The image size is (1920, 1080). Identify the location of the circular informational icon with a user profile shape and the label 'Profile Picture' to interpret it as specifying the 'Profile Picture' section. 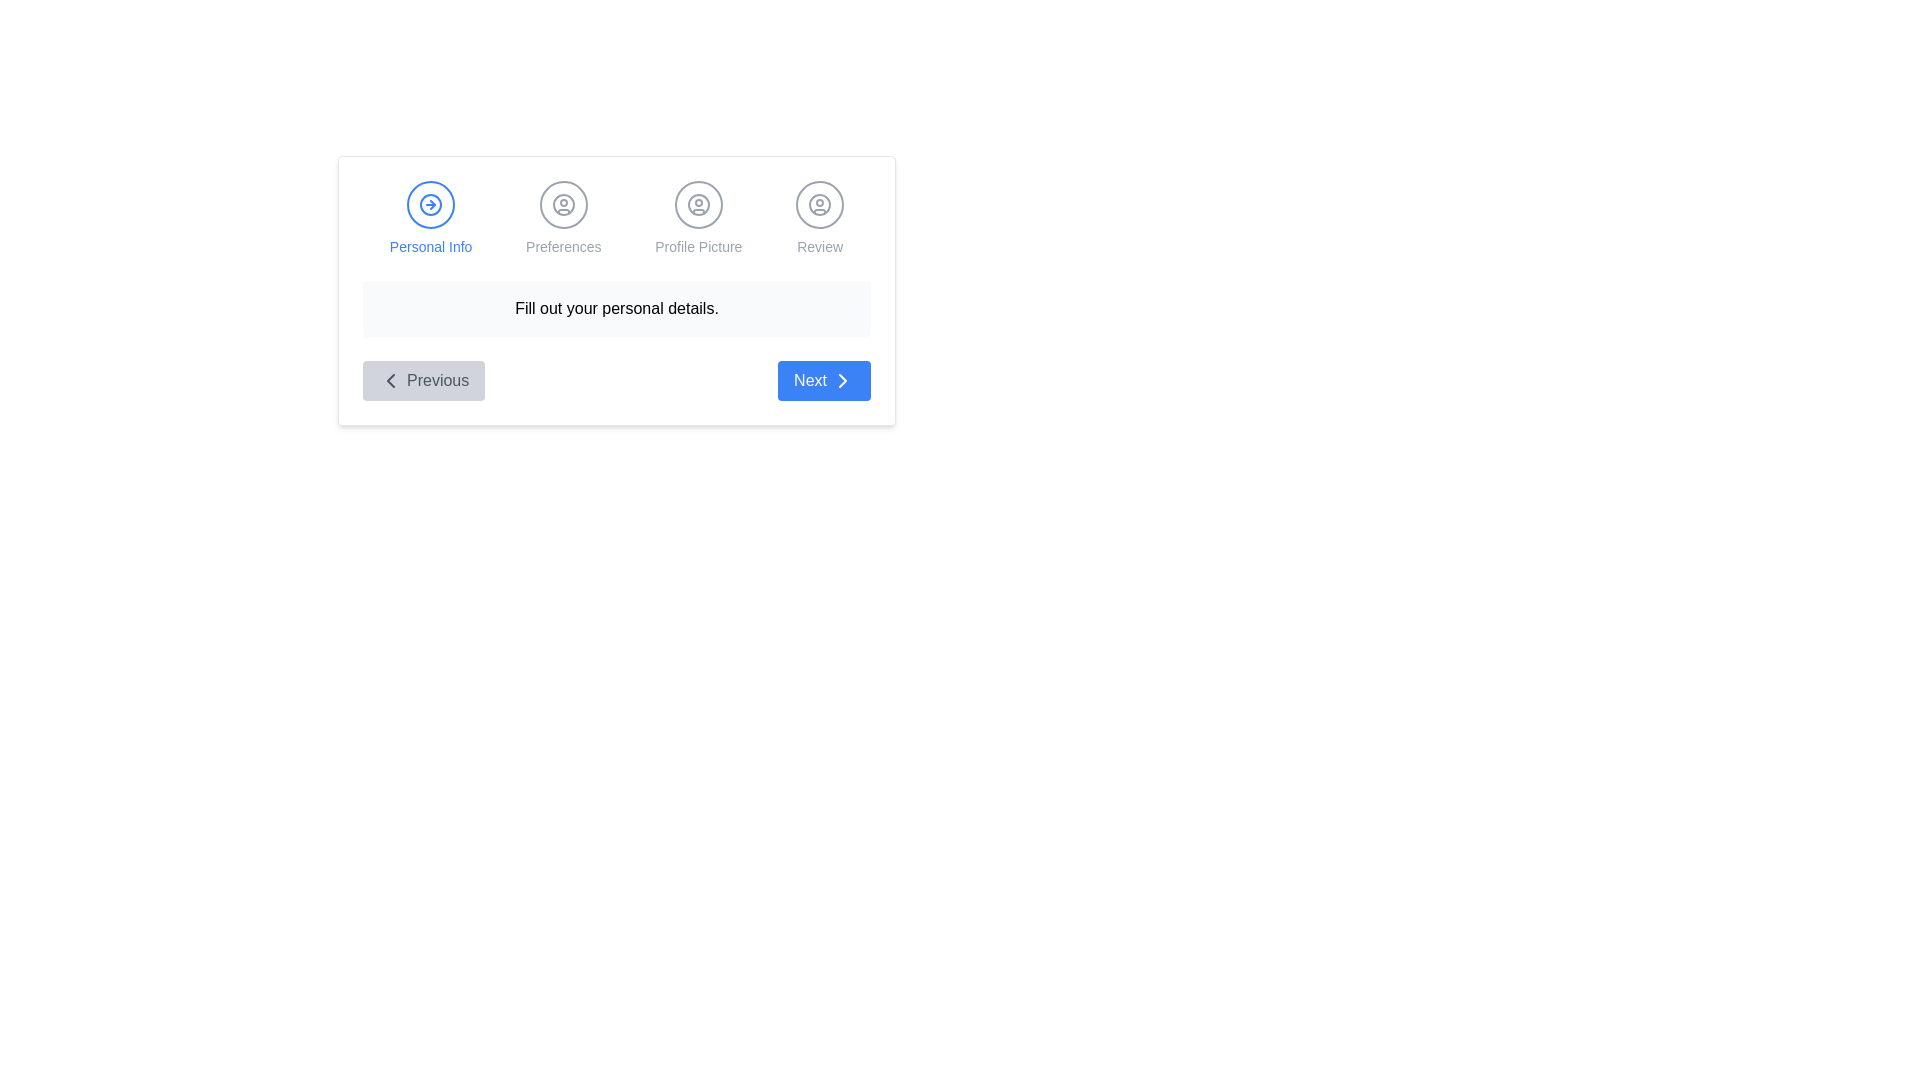
(698, 219).